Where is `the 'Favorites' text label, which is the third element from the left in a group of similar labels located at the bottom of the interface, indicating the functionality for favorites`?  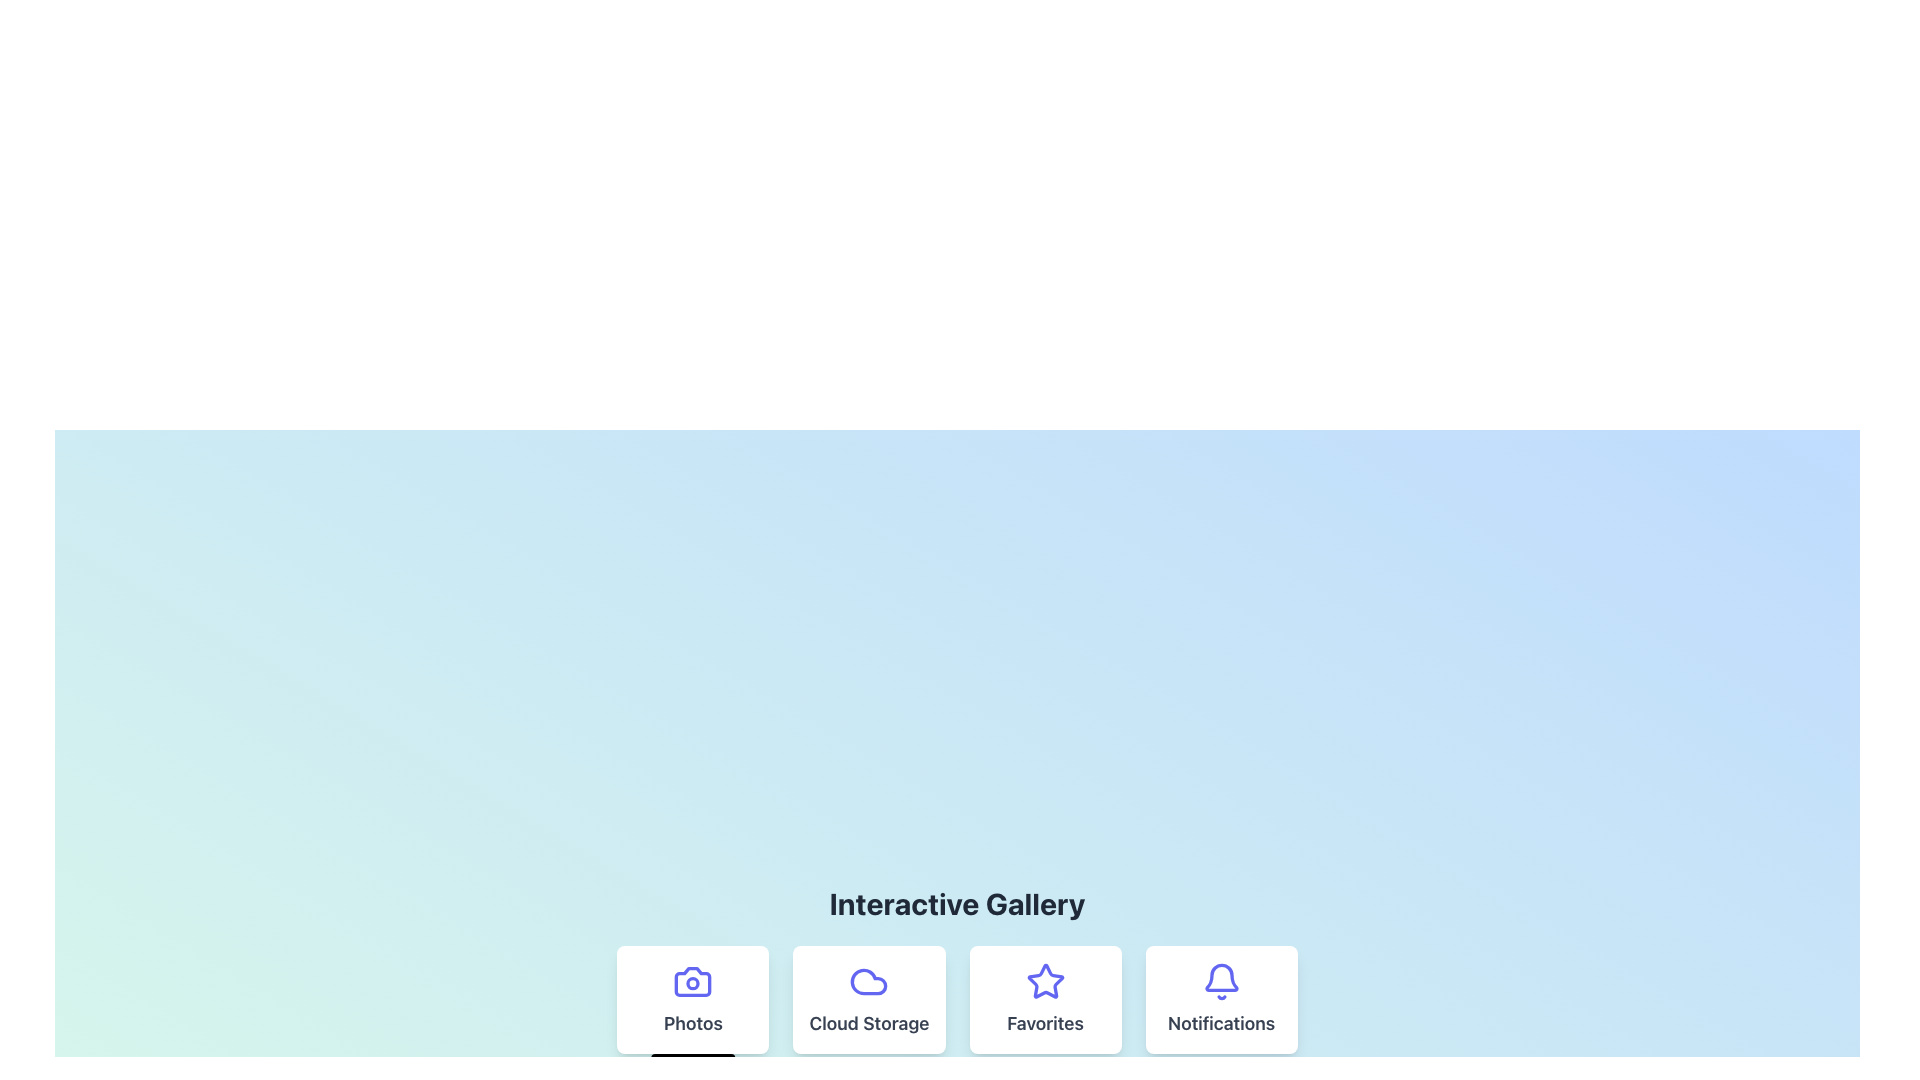
the 'Favorites' text label, which is the third element from the left in a group of similar labels located at the bottom of the interface, indicating the functionality for favorites is located at coordinates (1044, 1023).